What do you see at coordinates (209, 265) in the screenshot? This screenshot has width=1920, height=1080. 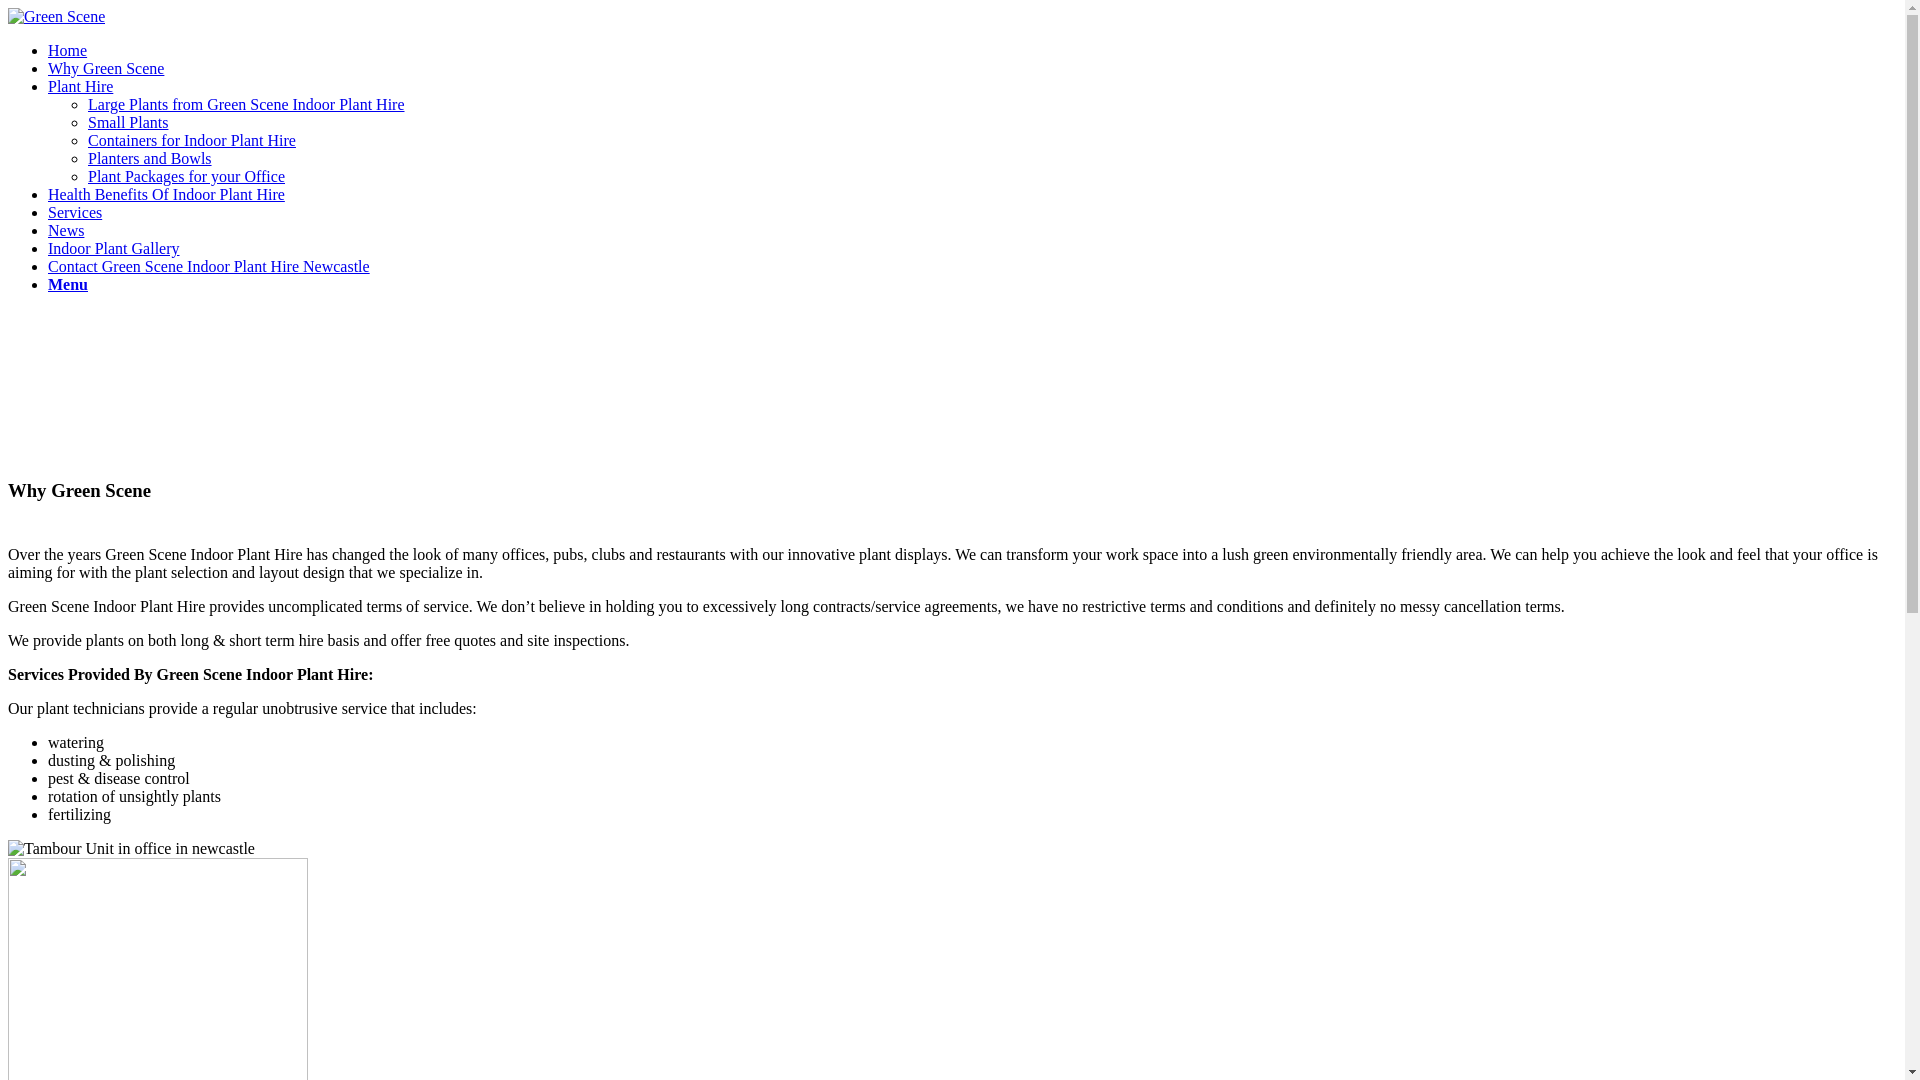 I see `'Contact Green Scene Indoor Plant Hire Newcastle'` at bounding box center [209, 265].